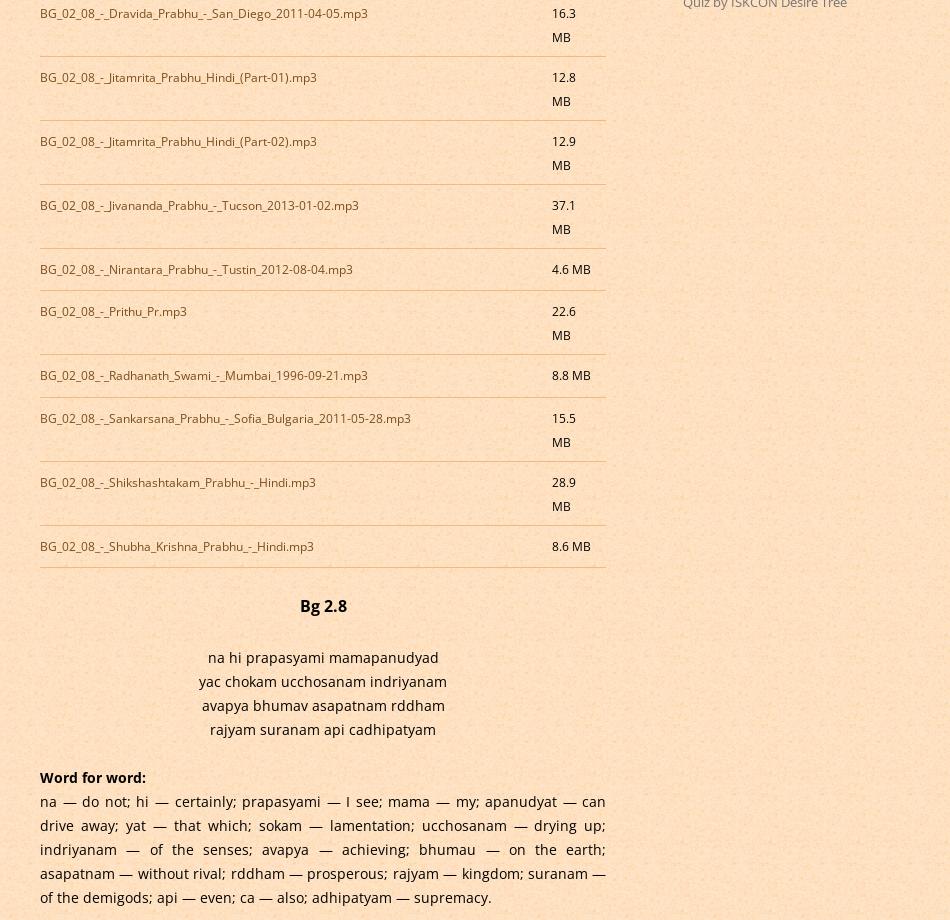 The height and width of the screenshot is (920, 950). Describe the element at coordinates (562, 428) in the screenshot. I see `'15.5 MB'` at that location.